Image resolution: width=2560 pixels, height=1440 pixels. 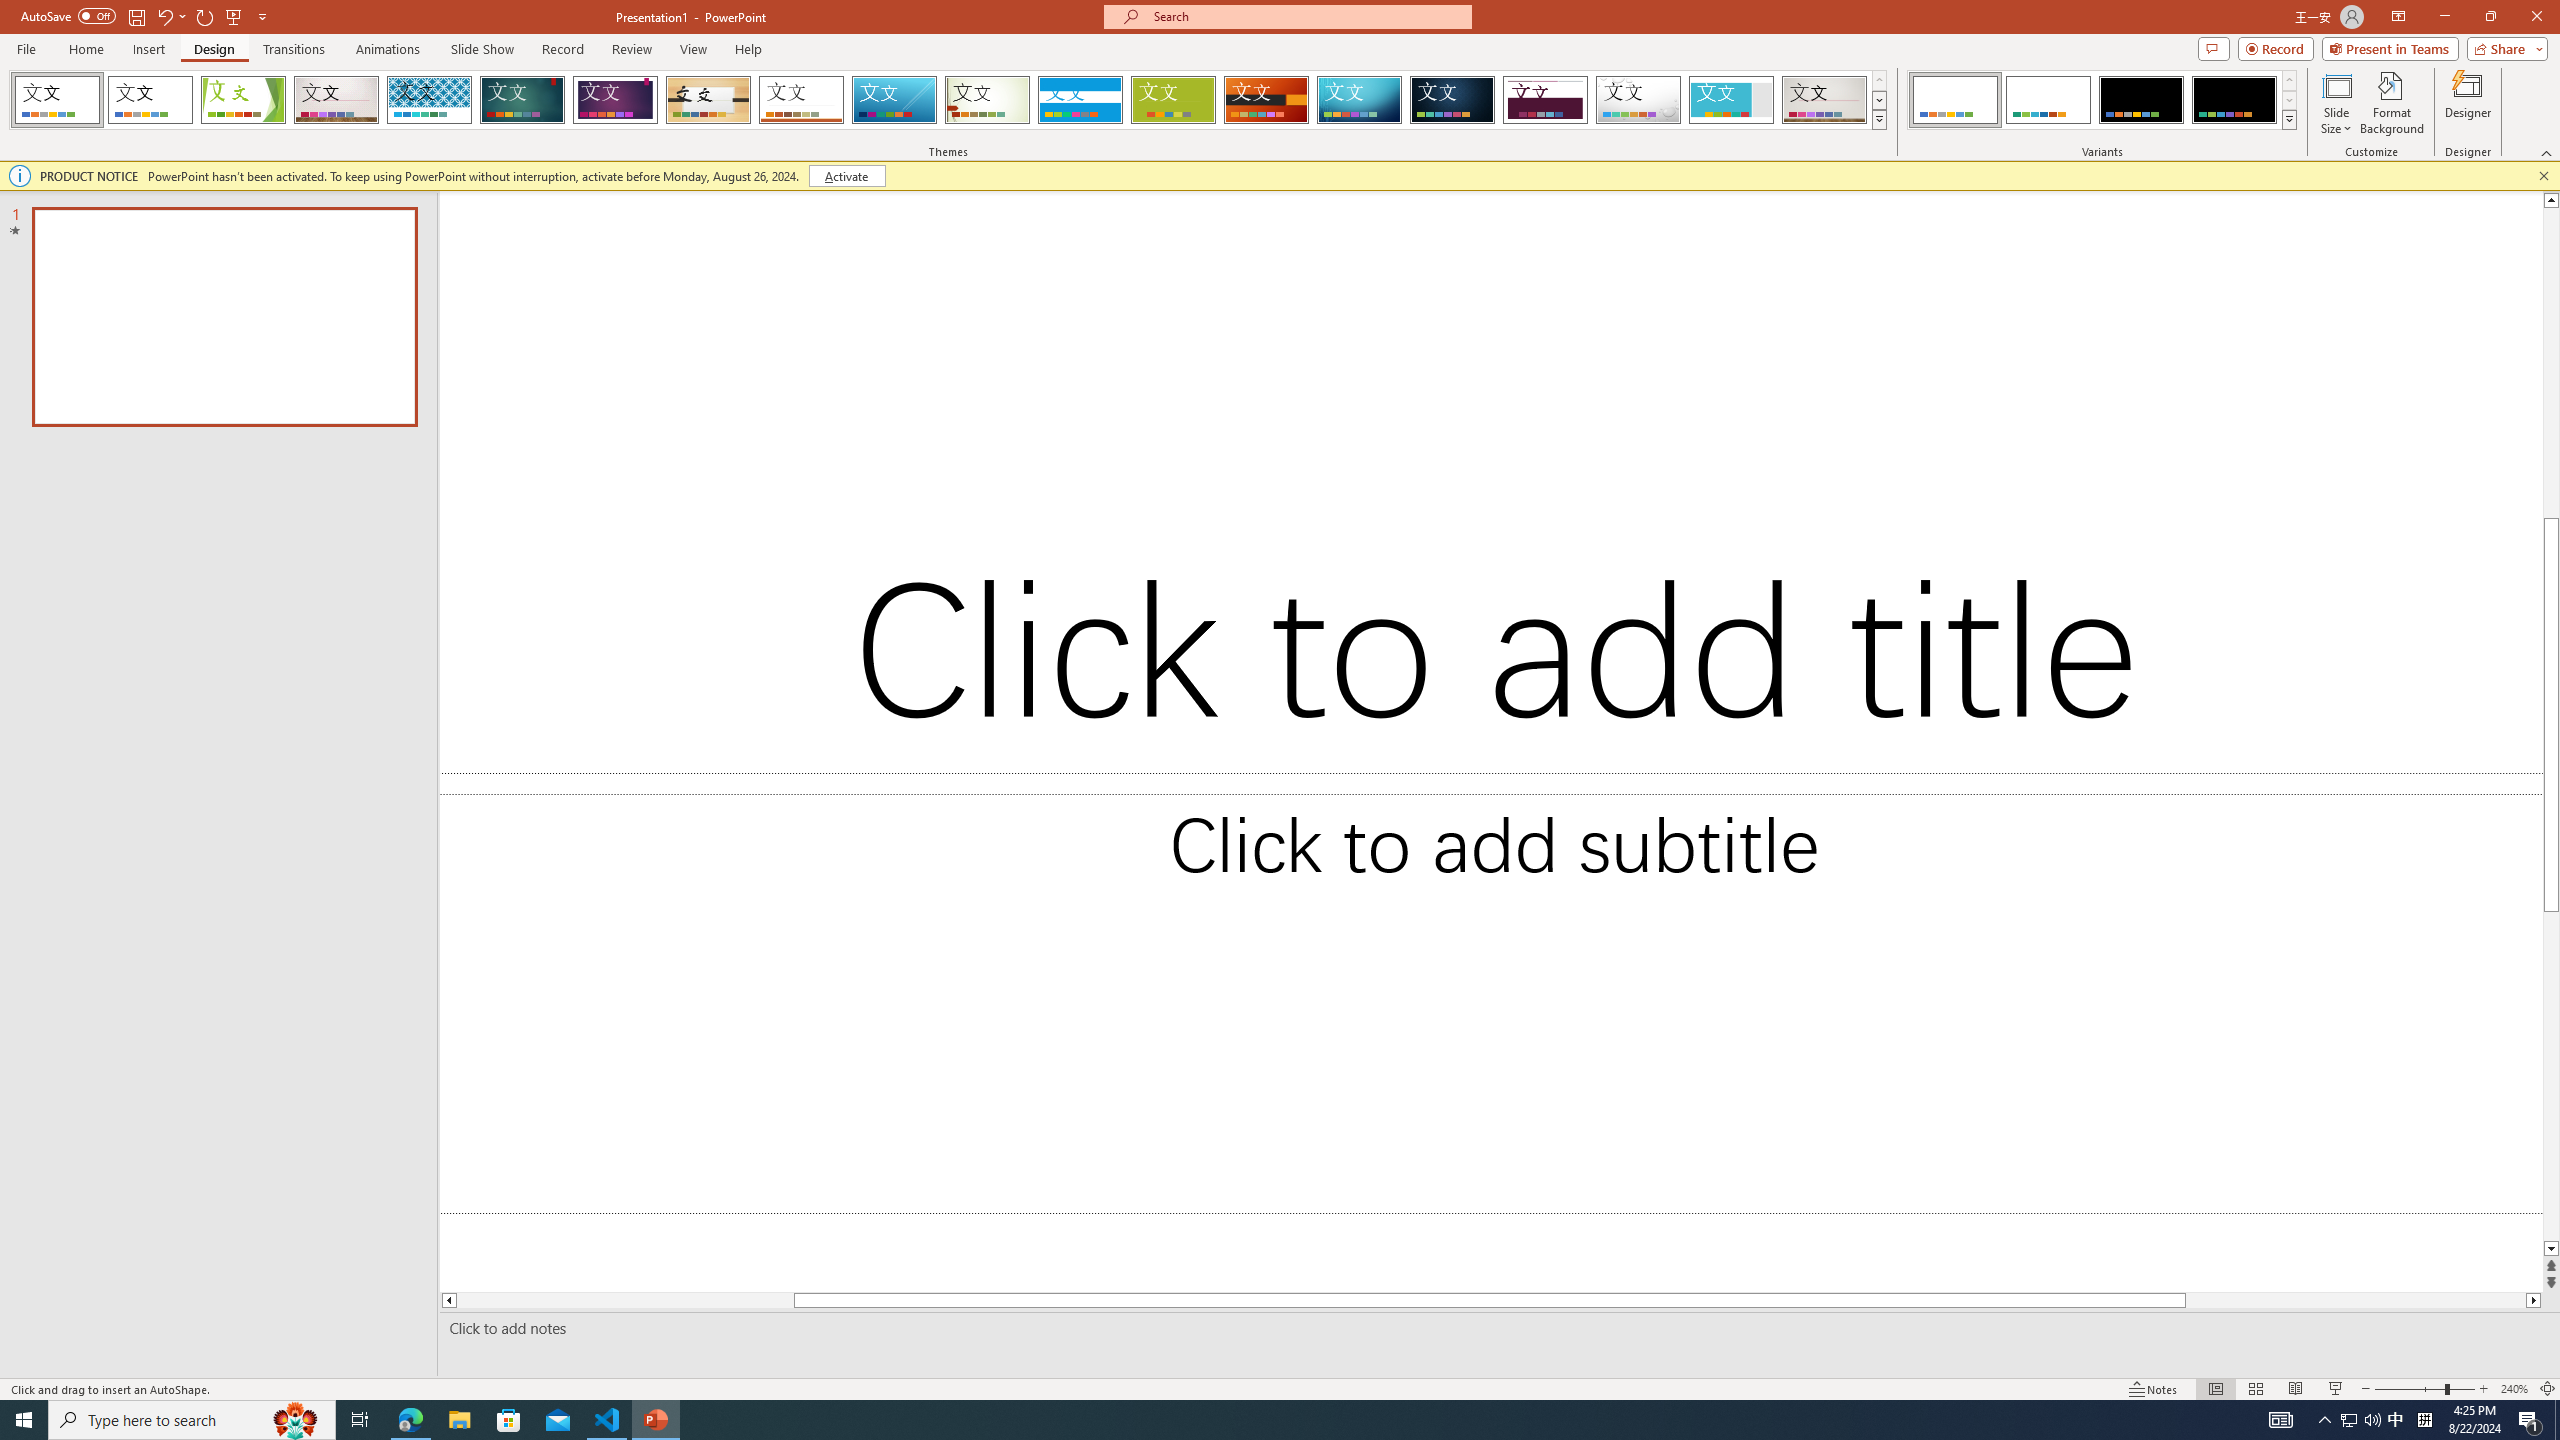 I want to click on 'Frame', so click(x=1731, y=99).